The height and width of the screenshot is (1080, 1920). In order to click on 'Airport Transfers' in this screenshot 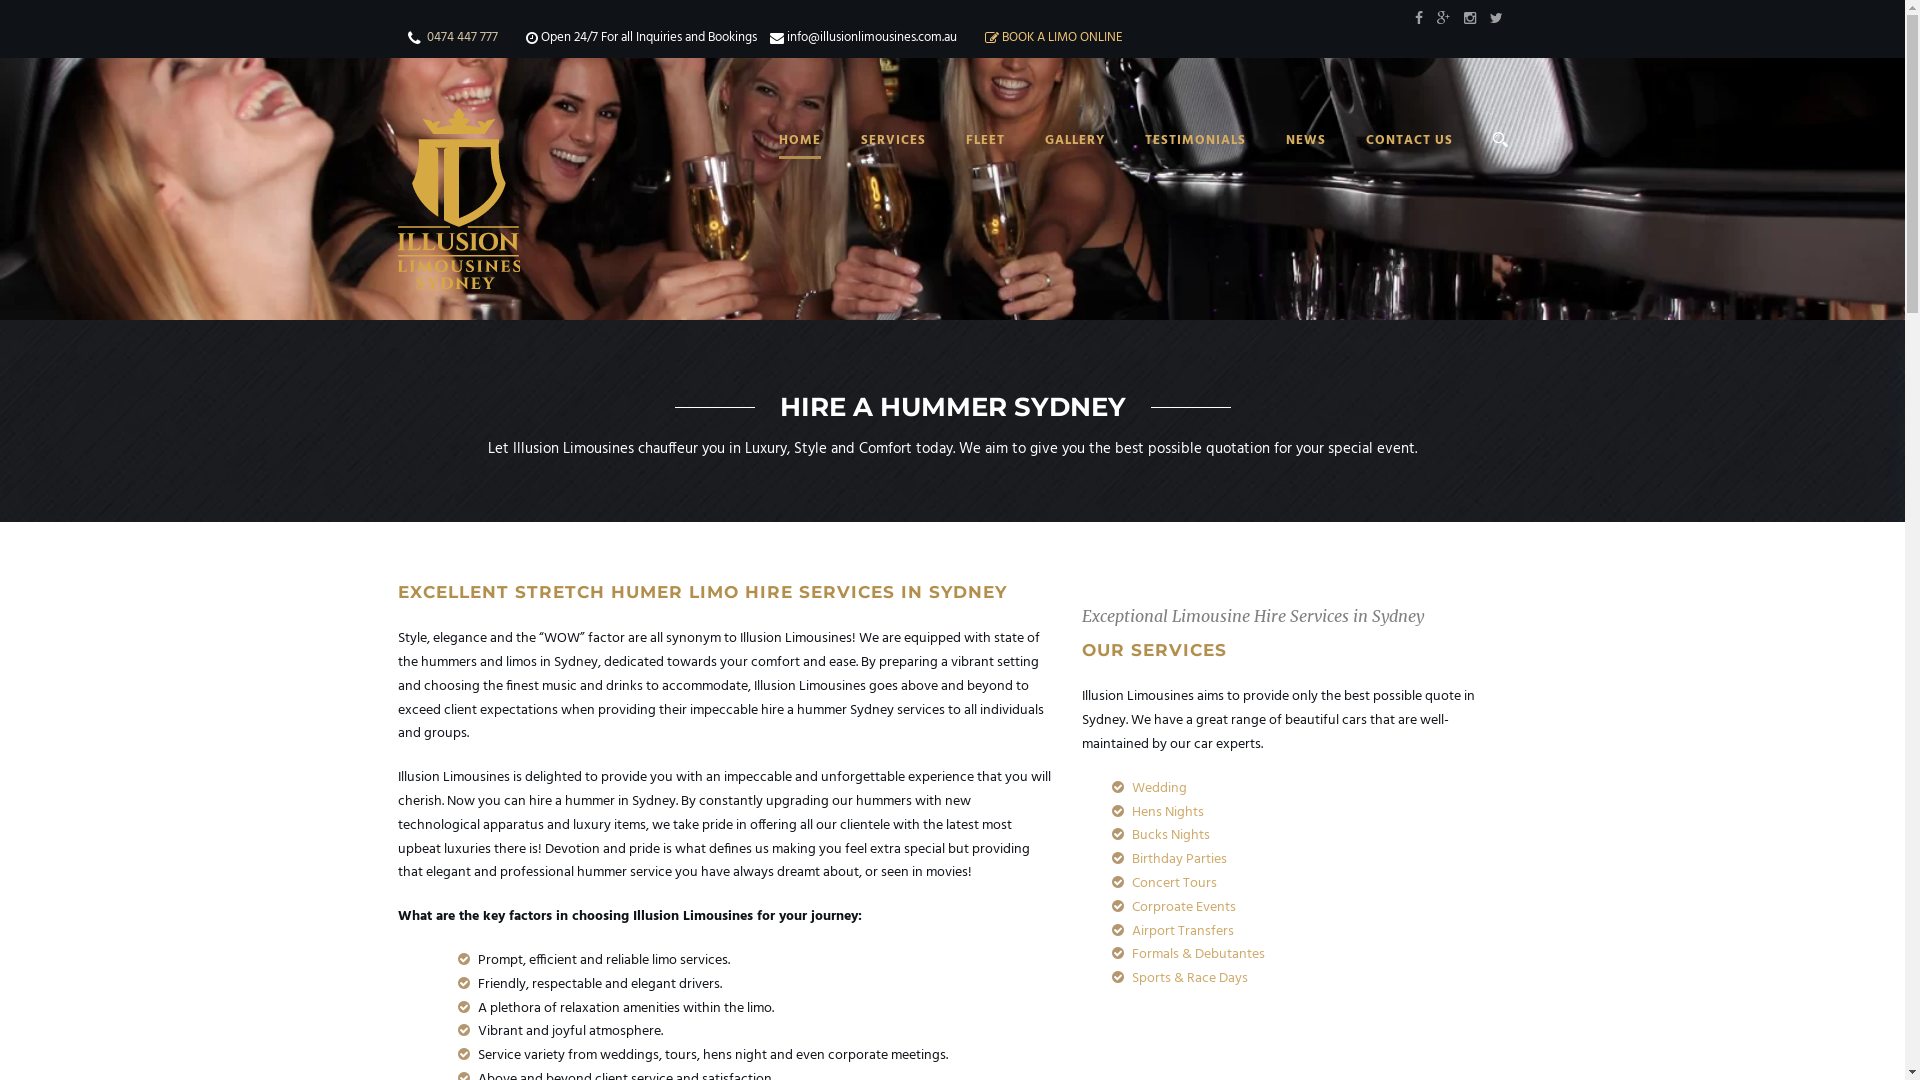, I will do `click(1132, 931)`.